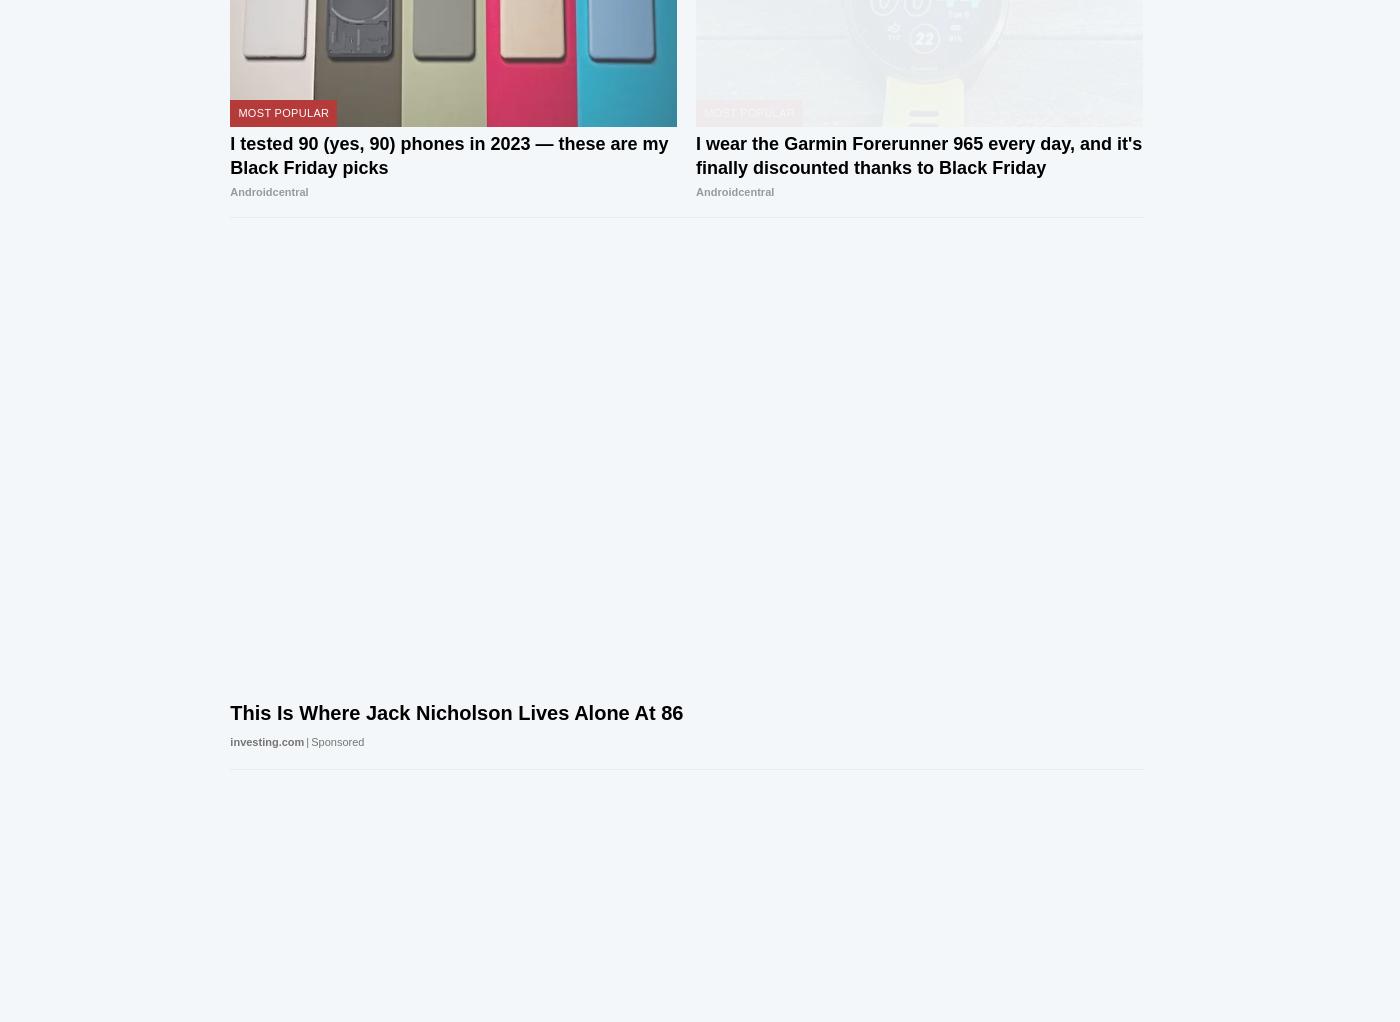 The height and width of the screenshot is (1022, 1400). Describe the element at coordinates (959, 857) in the screenshot. I see `'Visit our corporate site'` at that location.